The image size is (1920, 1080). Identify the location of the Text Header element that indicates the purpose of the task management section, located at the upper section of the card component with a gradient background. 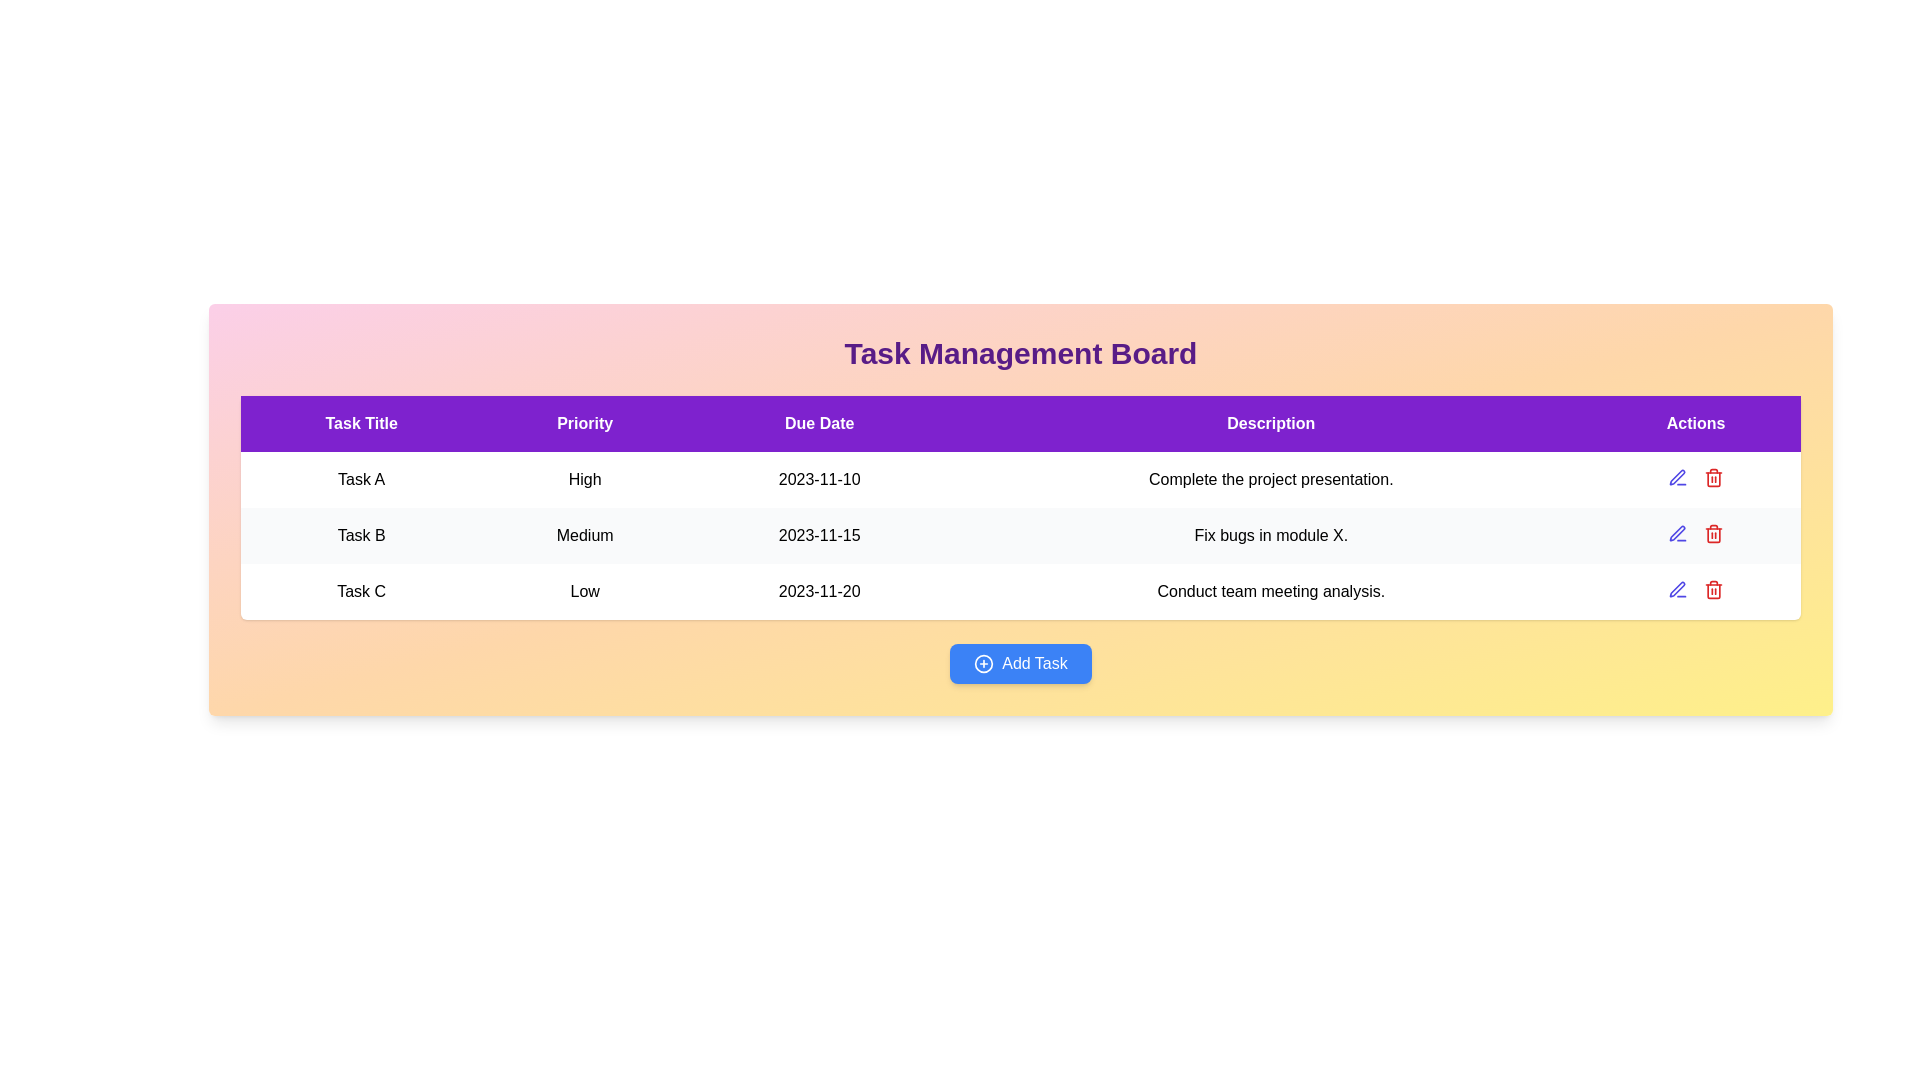
(1021, 353).